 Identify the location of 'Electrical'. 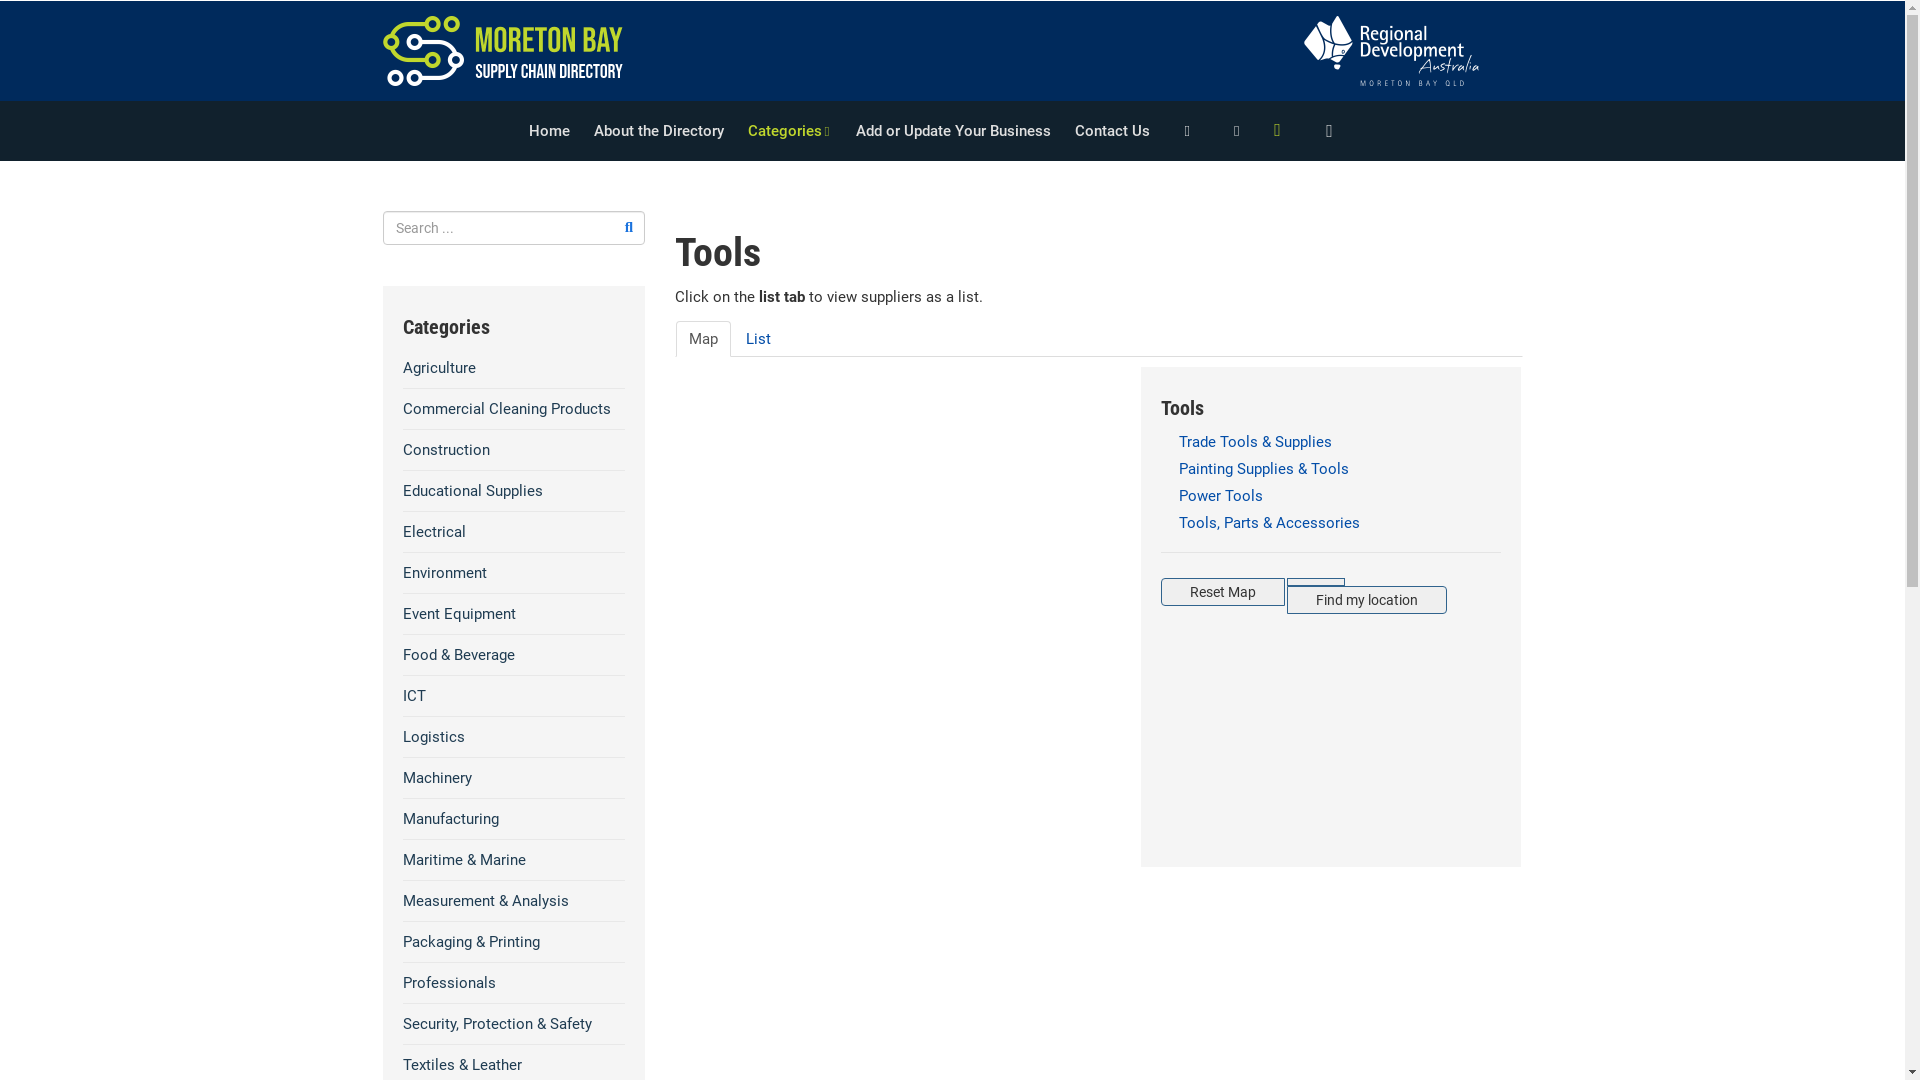
(513, 531).